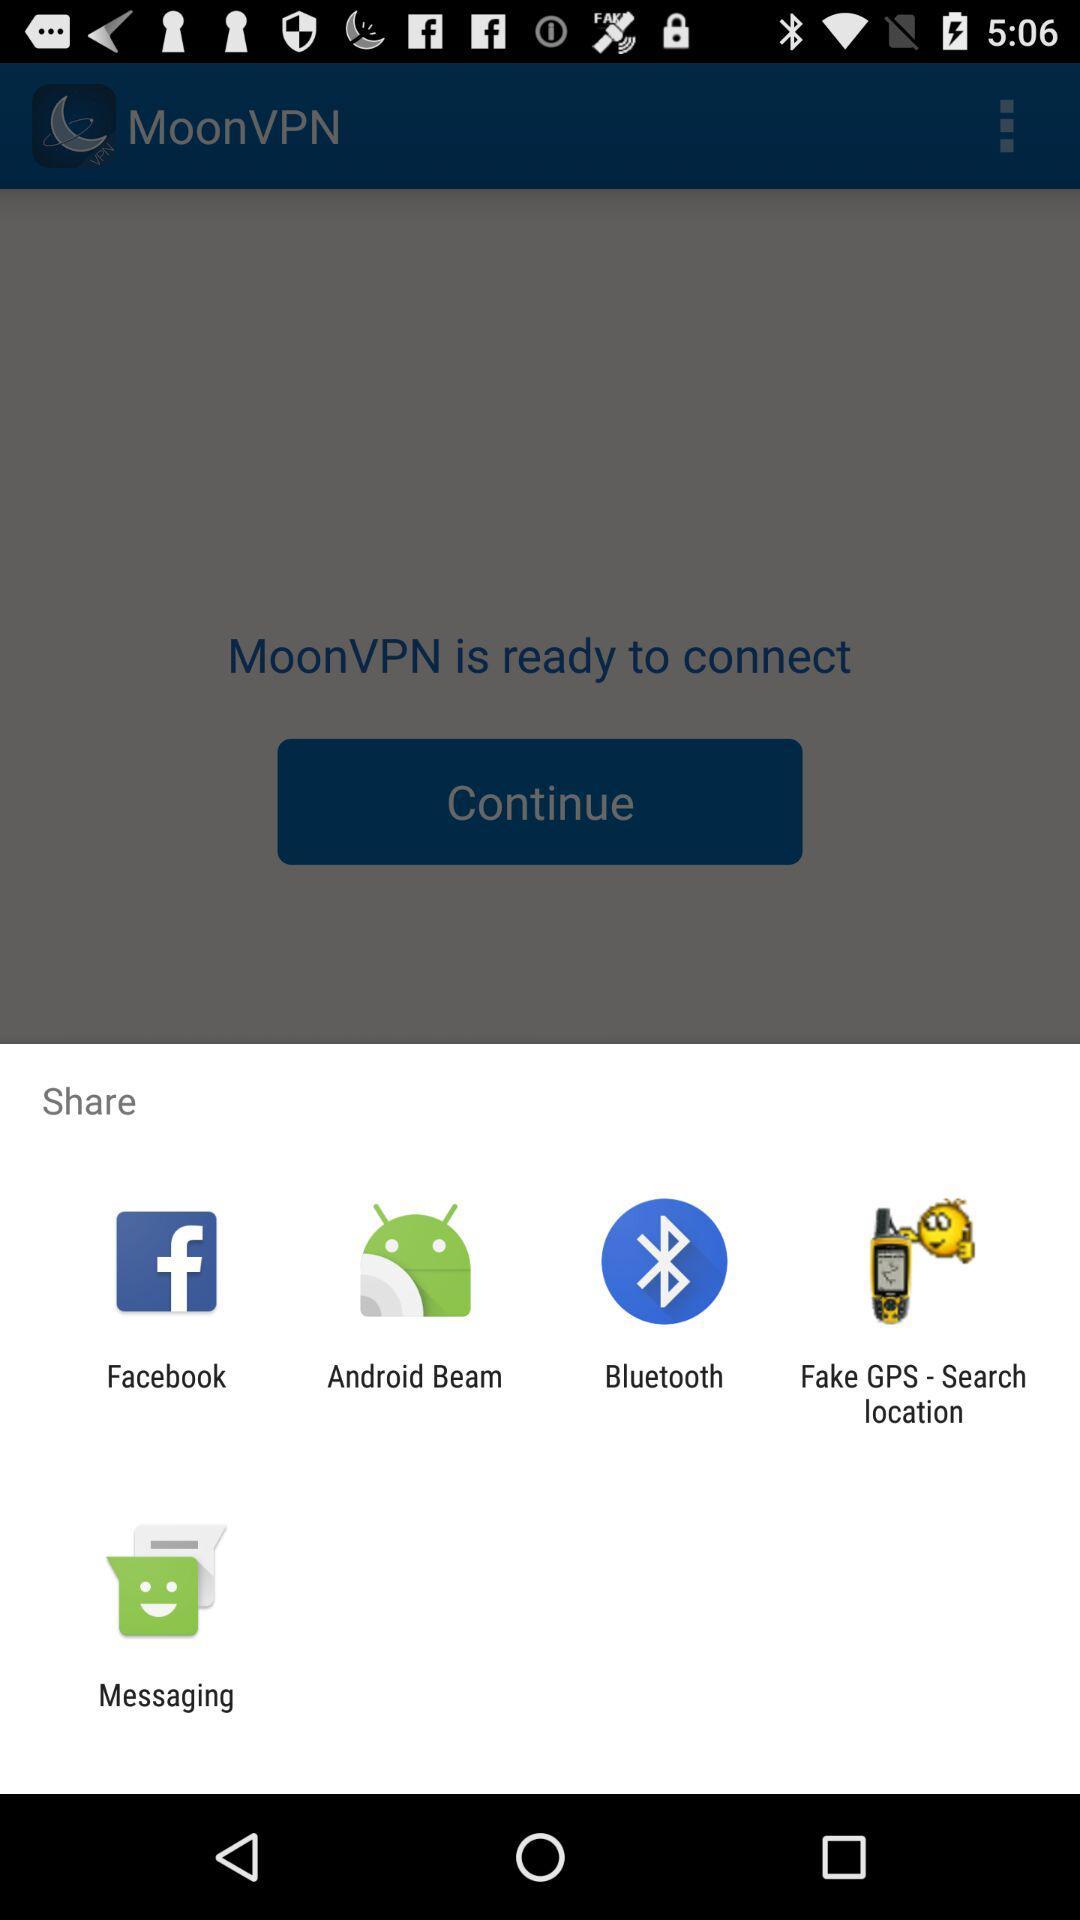 The height and width of the screenshot is (1920, 1080). I want to click on android beam app, so click(414, 1392).